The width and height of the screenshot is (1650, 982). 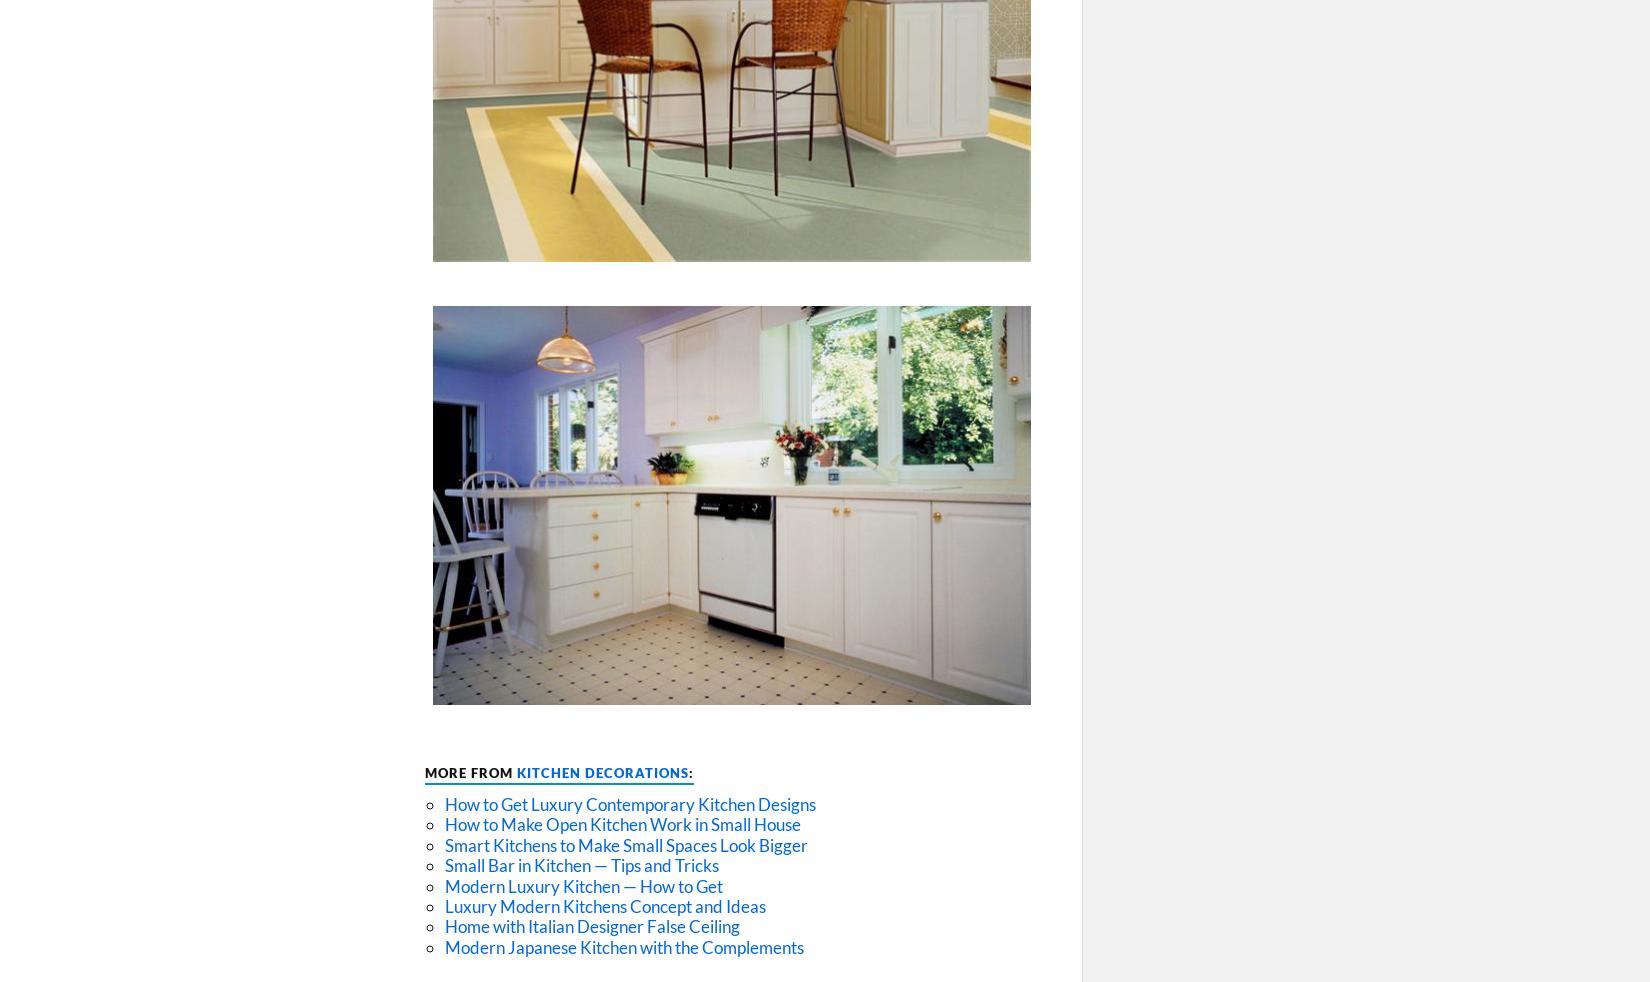 What do you see at coordinates (515, 773) in the screenshot?
I see `'Kitchen Decorations'` at bounding box center [515, 773].